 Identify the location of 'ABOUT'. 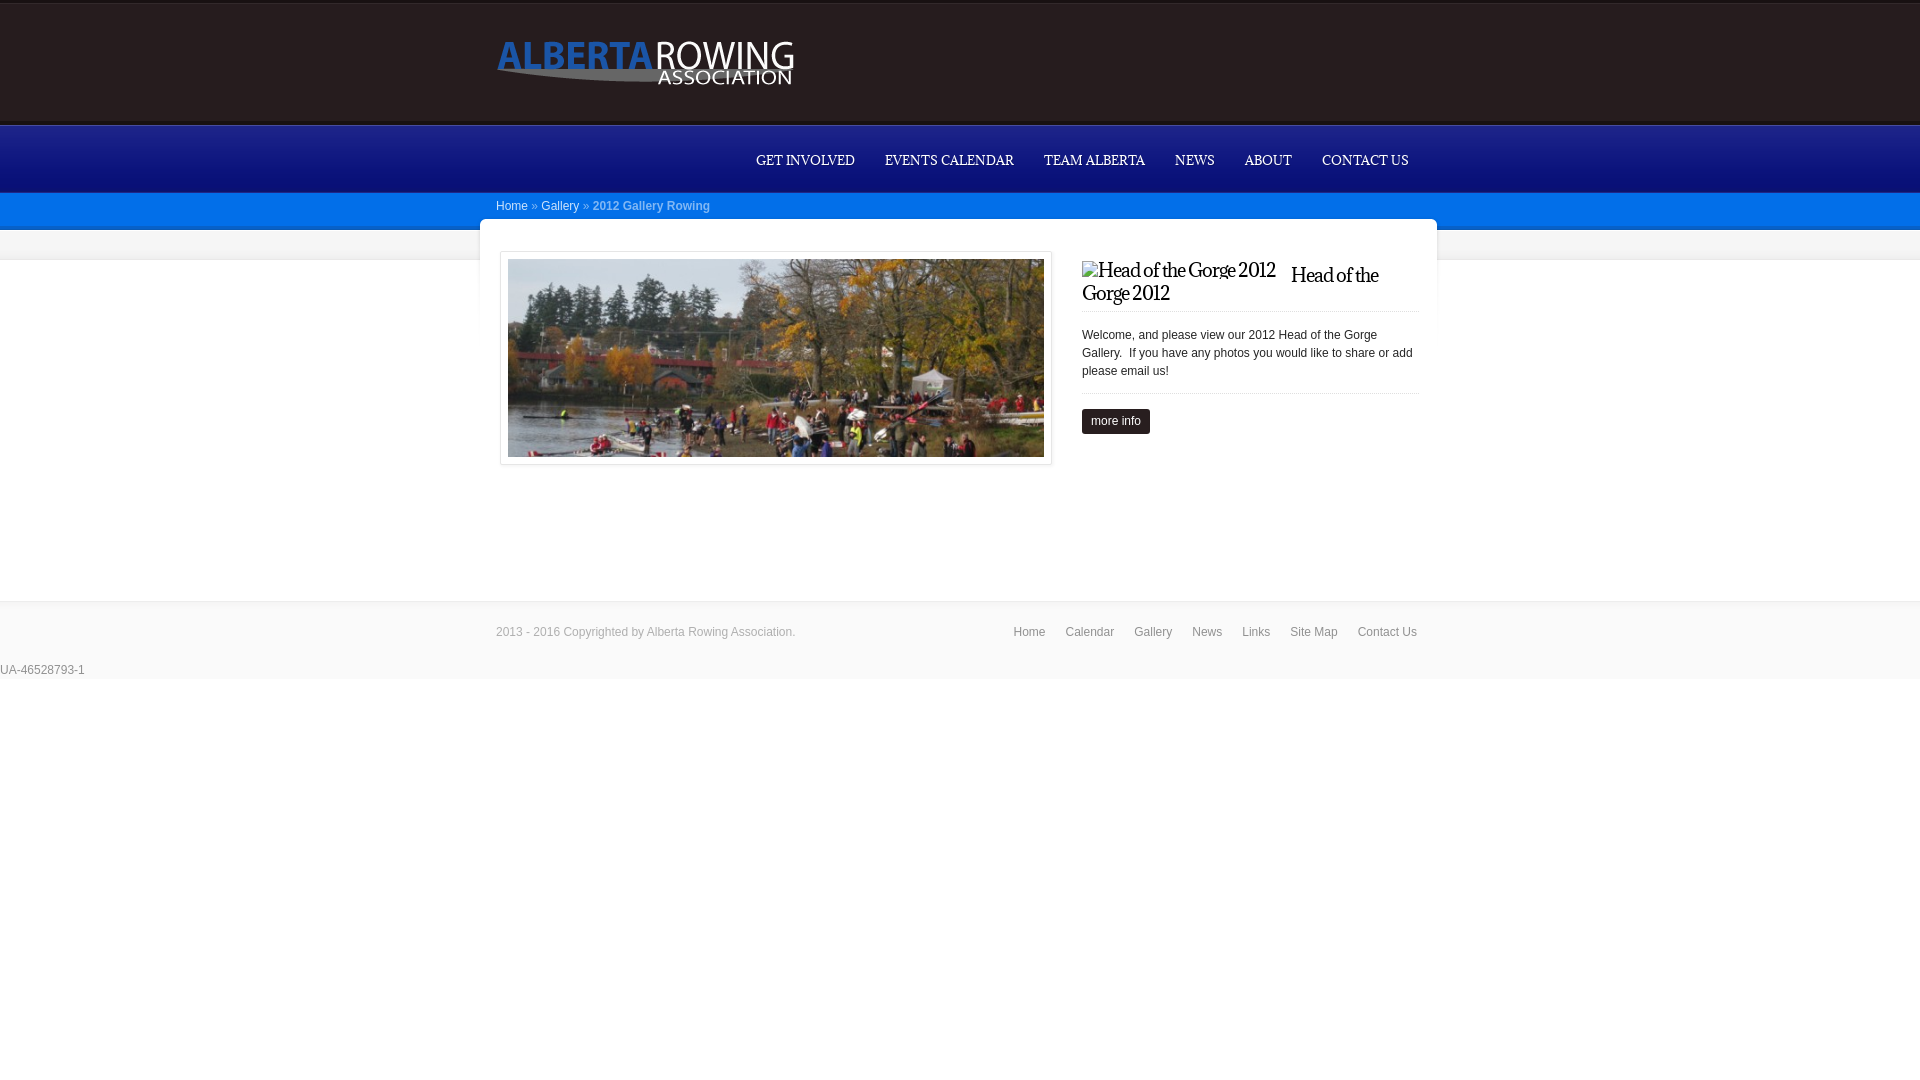
(1267, 158).